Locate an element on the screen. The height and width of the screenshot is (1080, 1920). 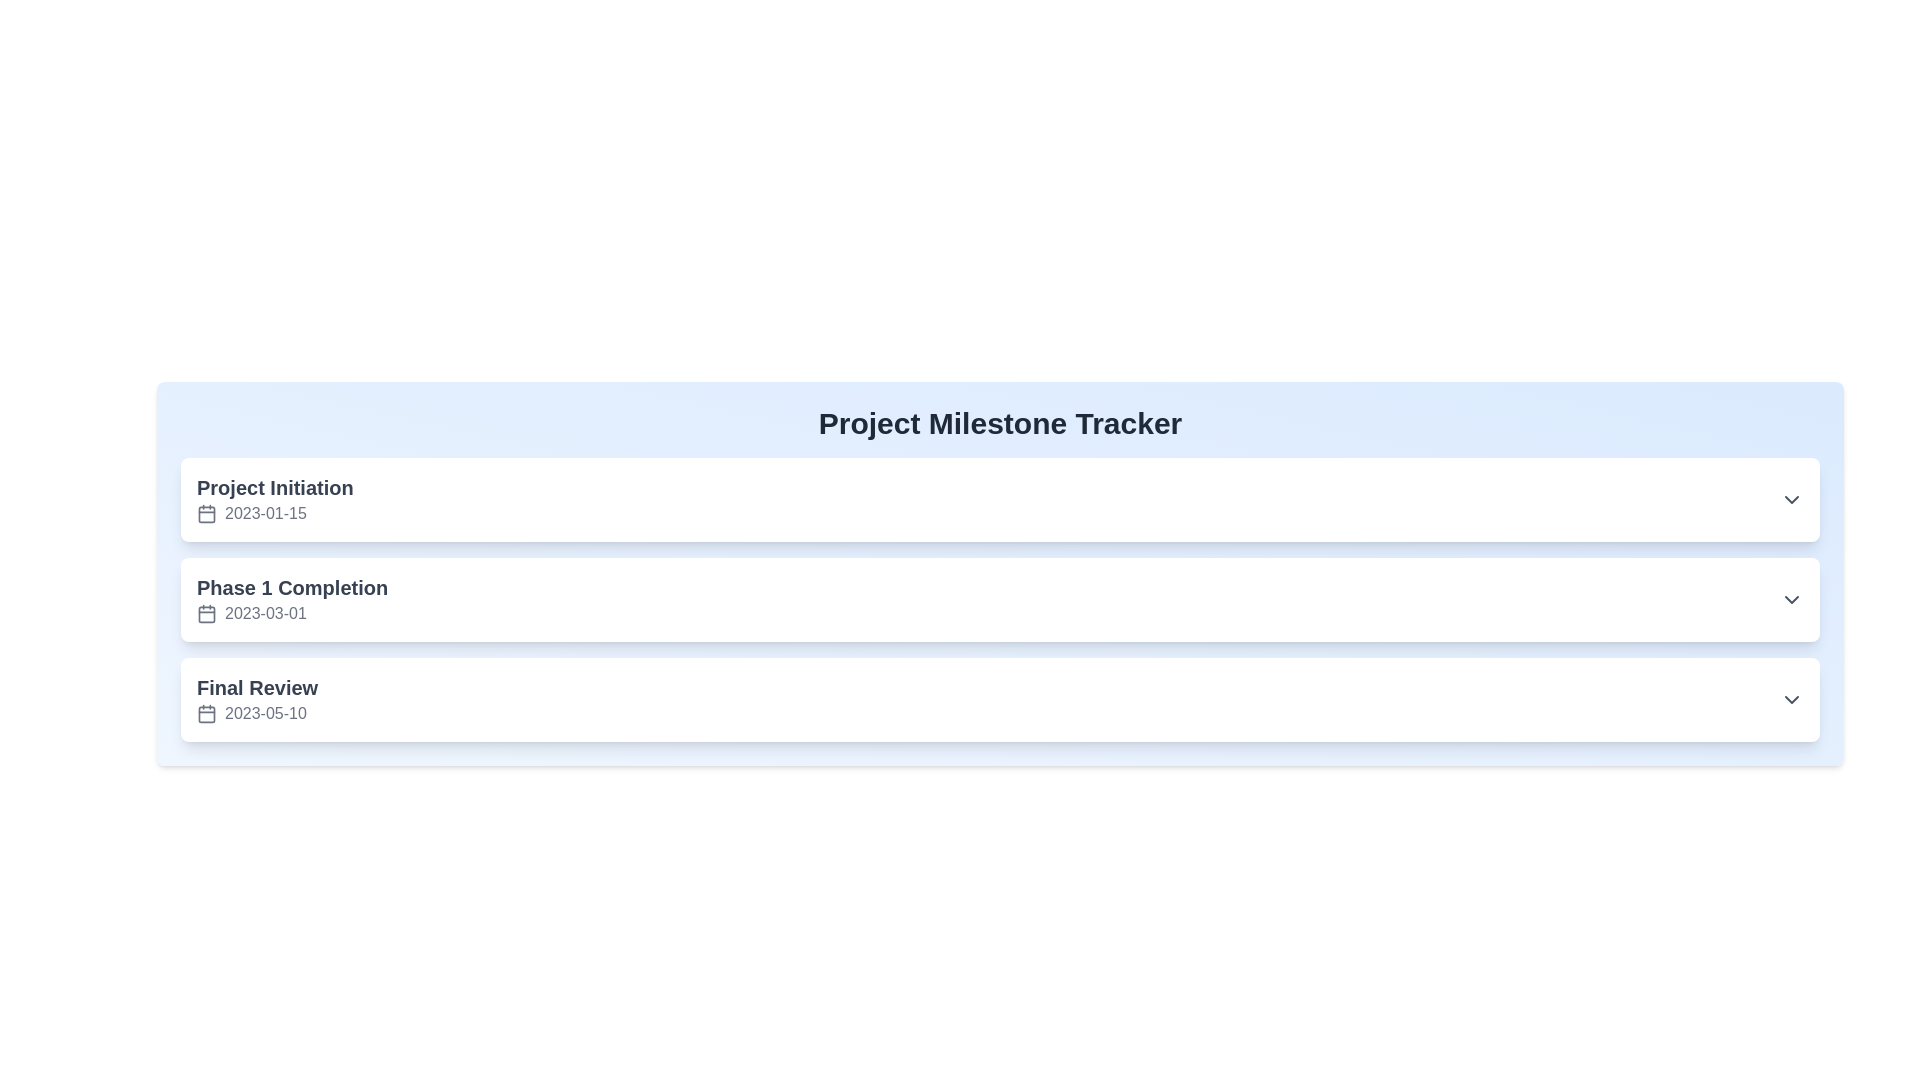
the small rectangular calendar icon component with a red background, positioned to the left of the text '2023-01-15' under the 'Project Initiation' milestone entry is located at coordinates (206, 512).